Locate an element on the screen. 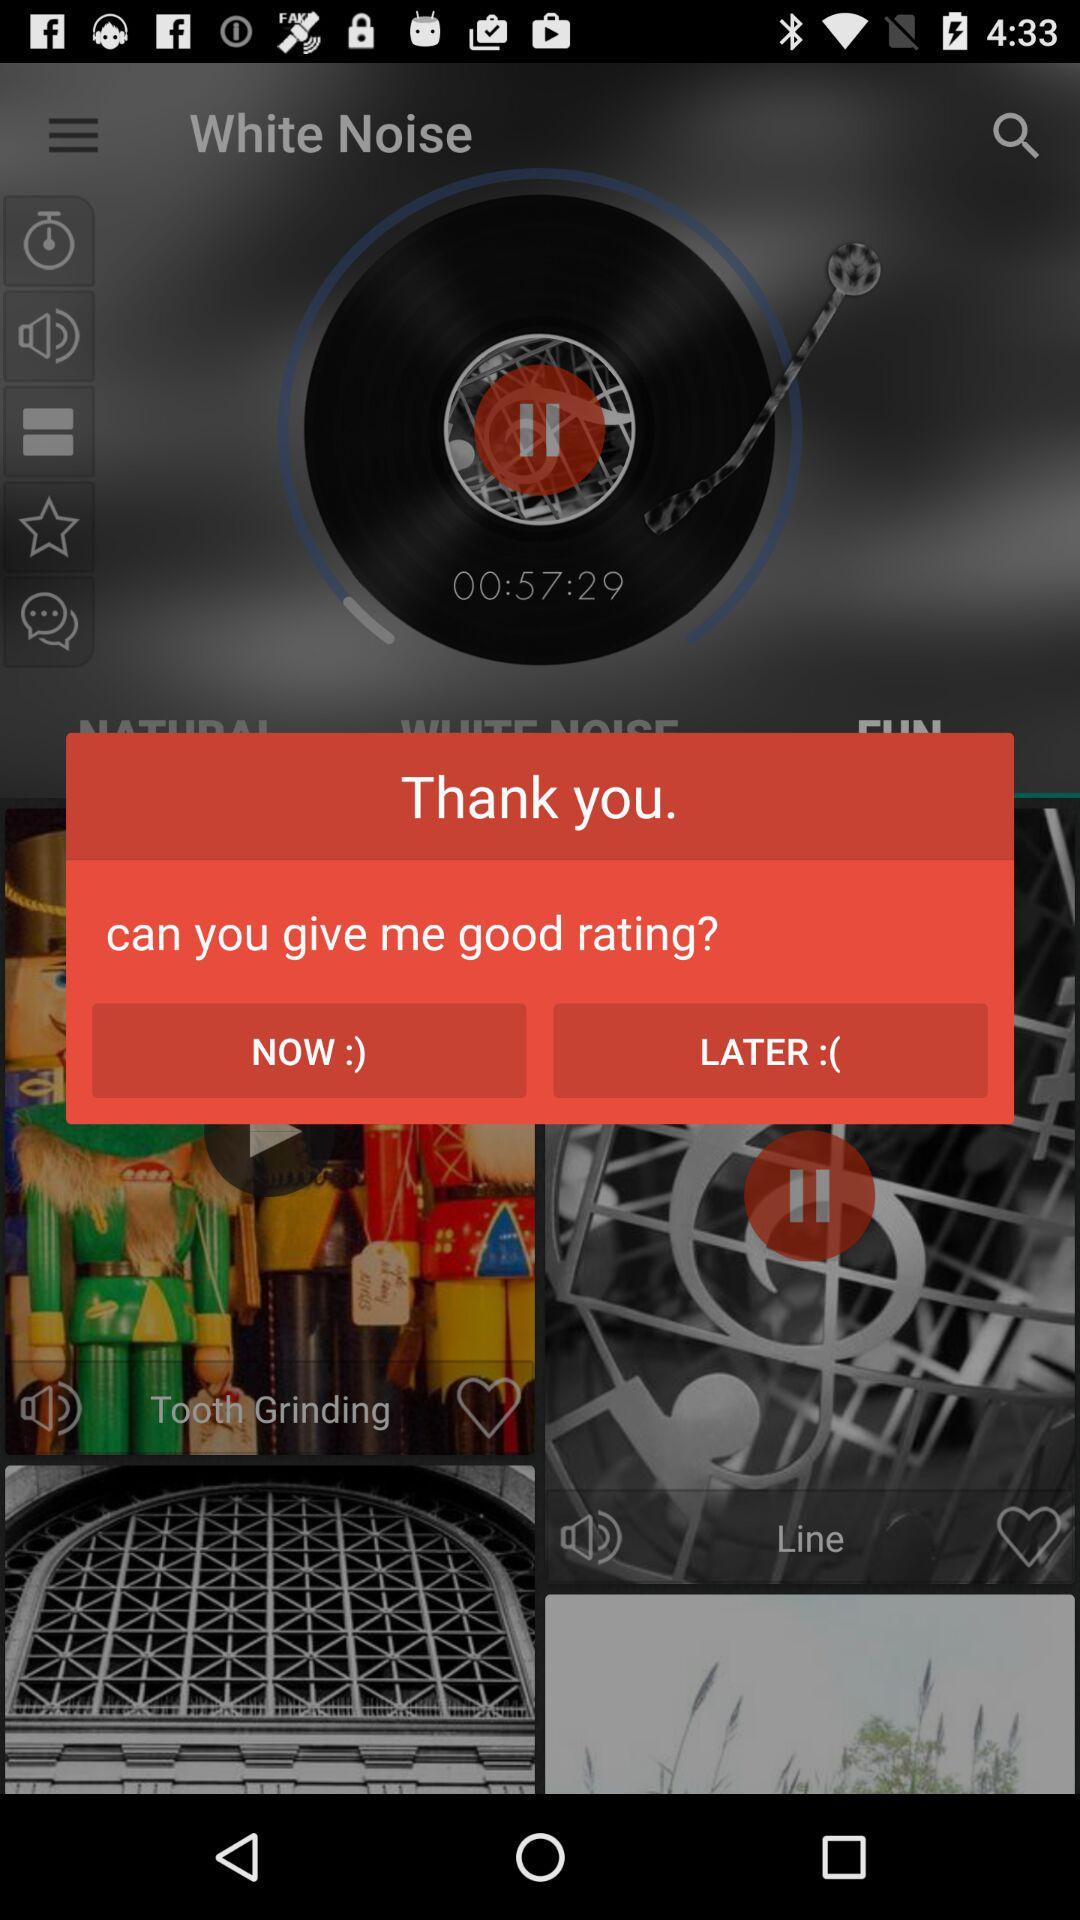 The height and width of the screenshot is (1920, 1080). the item next to the later :( item is located at coordinates (309, 1049).